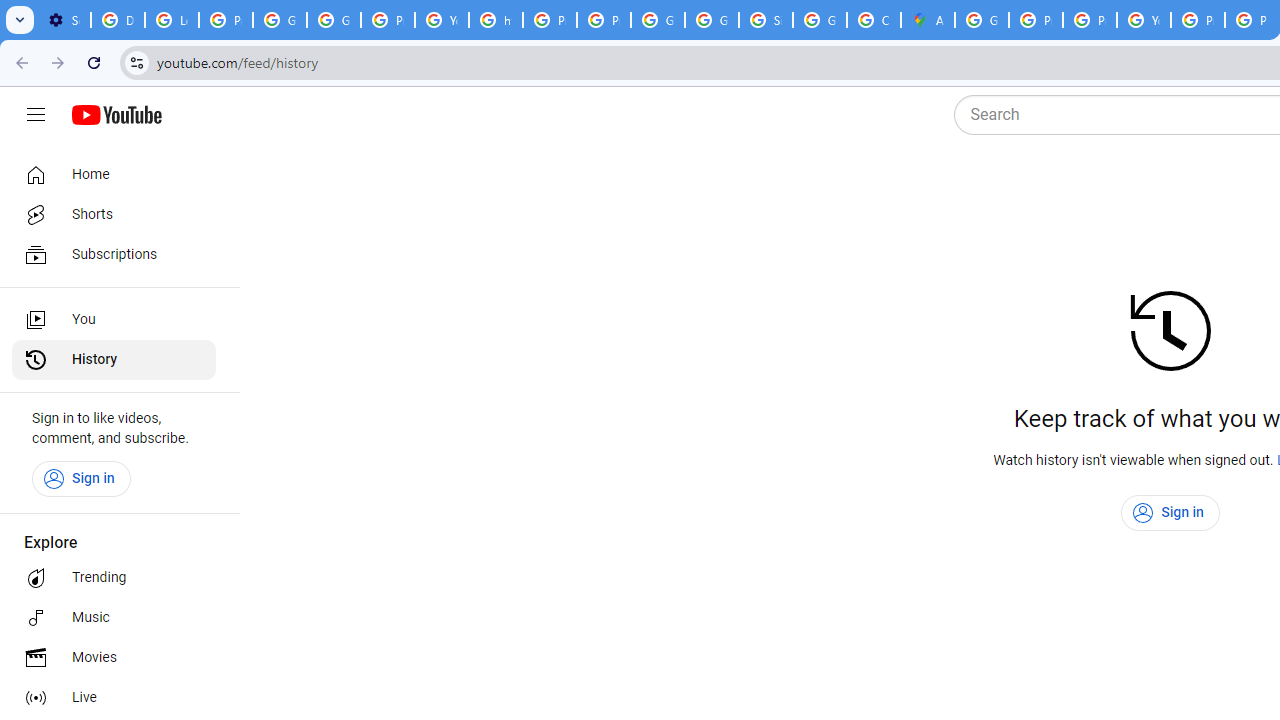 The image size is (1280, 720). Describe the element at coordinates (765, 20) in the screenshot. I see `'Sign in - Google Accounts'` at that location.